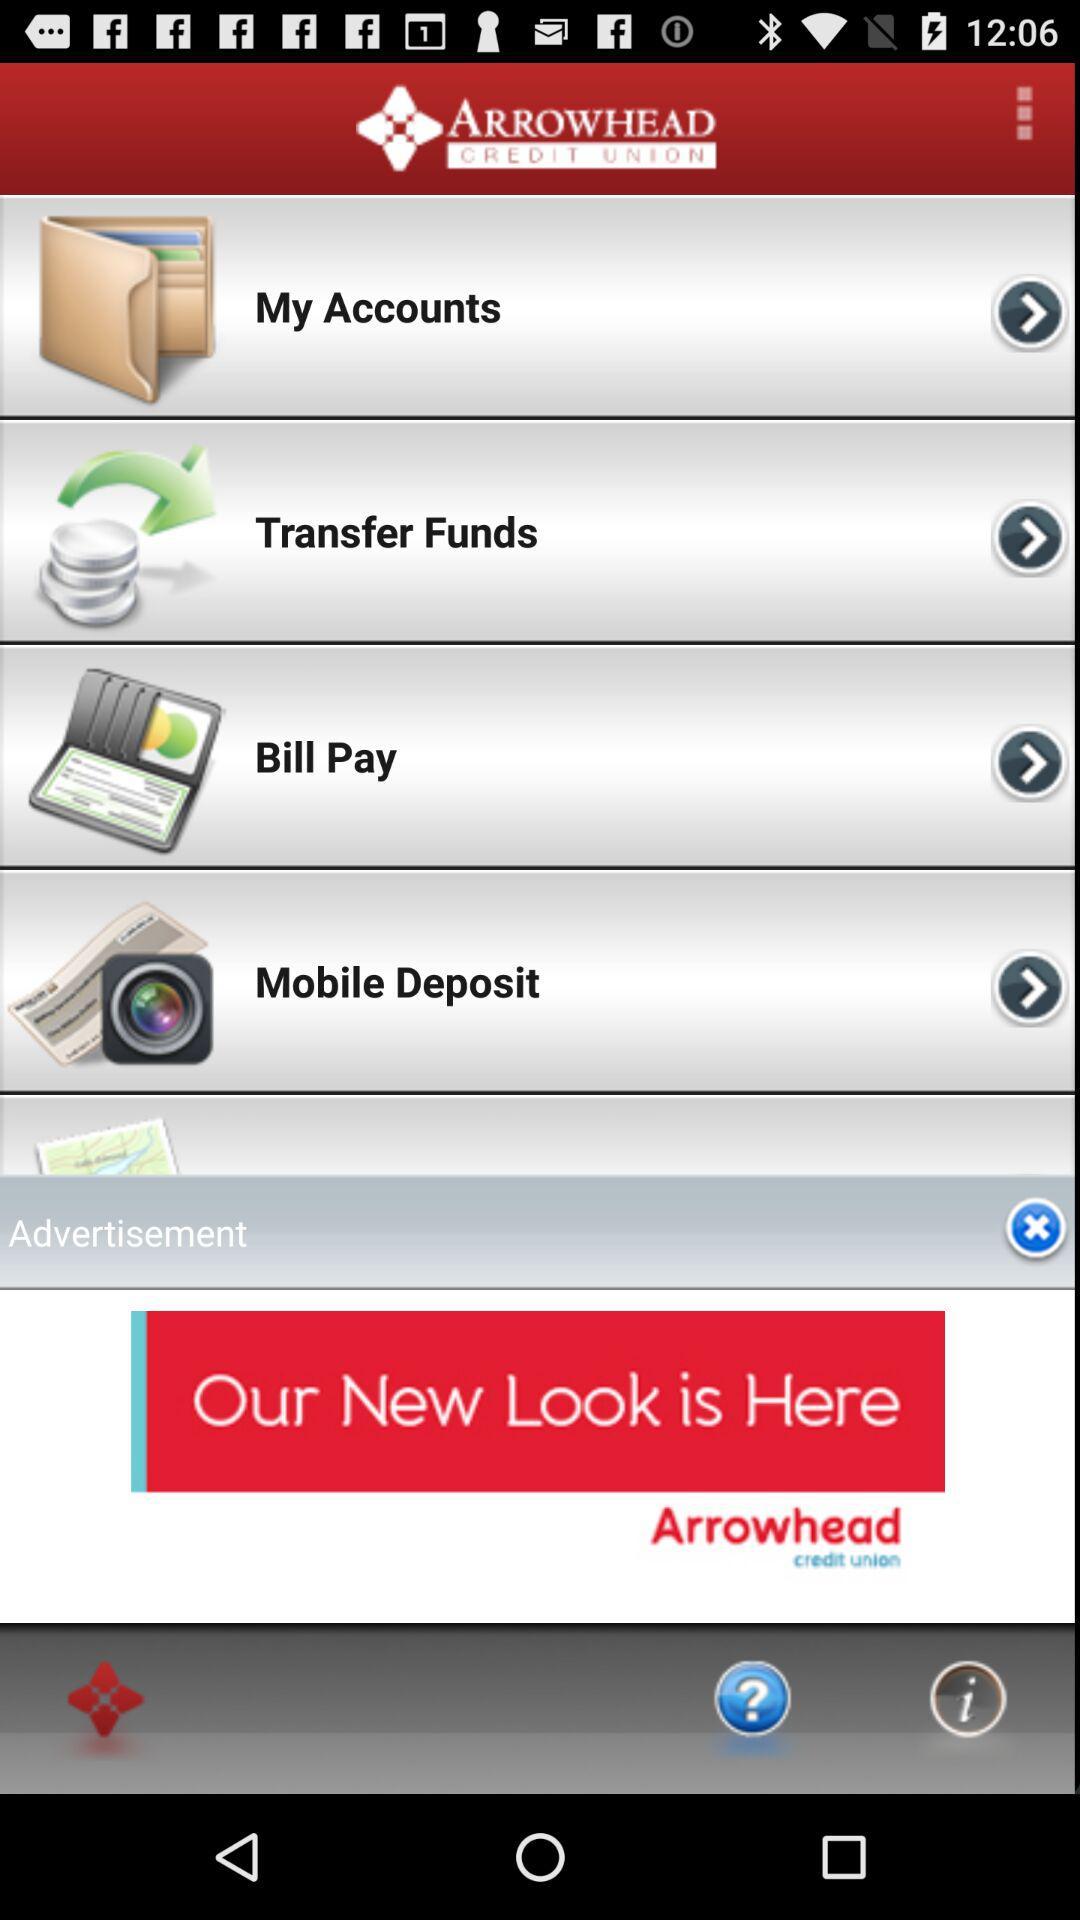  I want to click on get more details, so click(1024, 112).